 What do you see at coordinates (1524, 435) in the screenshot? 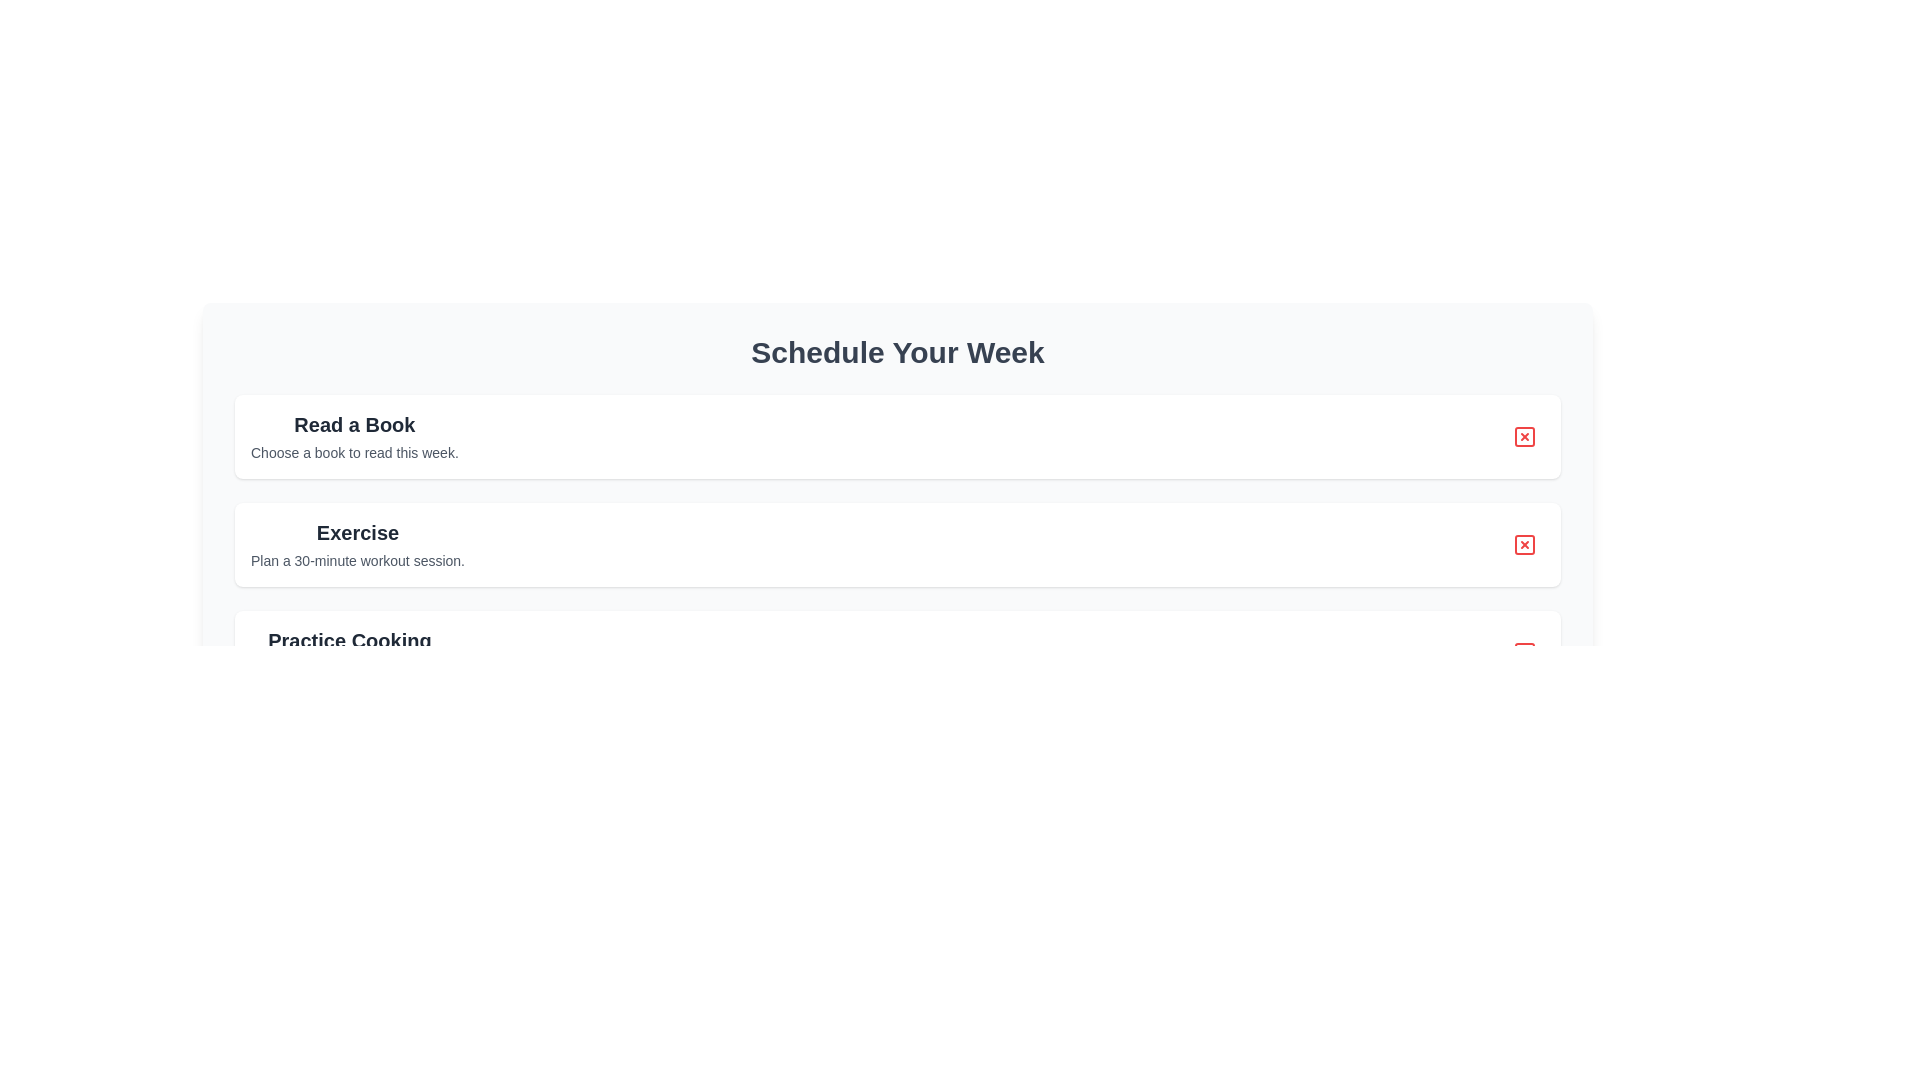
I see `the 'Remove' button located at the far right of the 'Read a Book' task panel in the 'Schedule Your Week' section to possibly display a tooltip` at bounding box center [1524, 435].